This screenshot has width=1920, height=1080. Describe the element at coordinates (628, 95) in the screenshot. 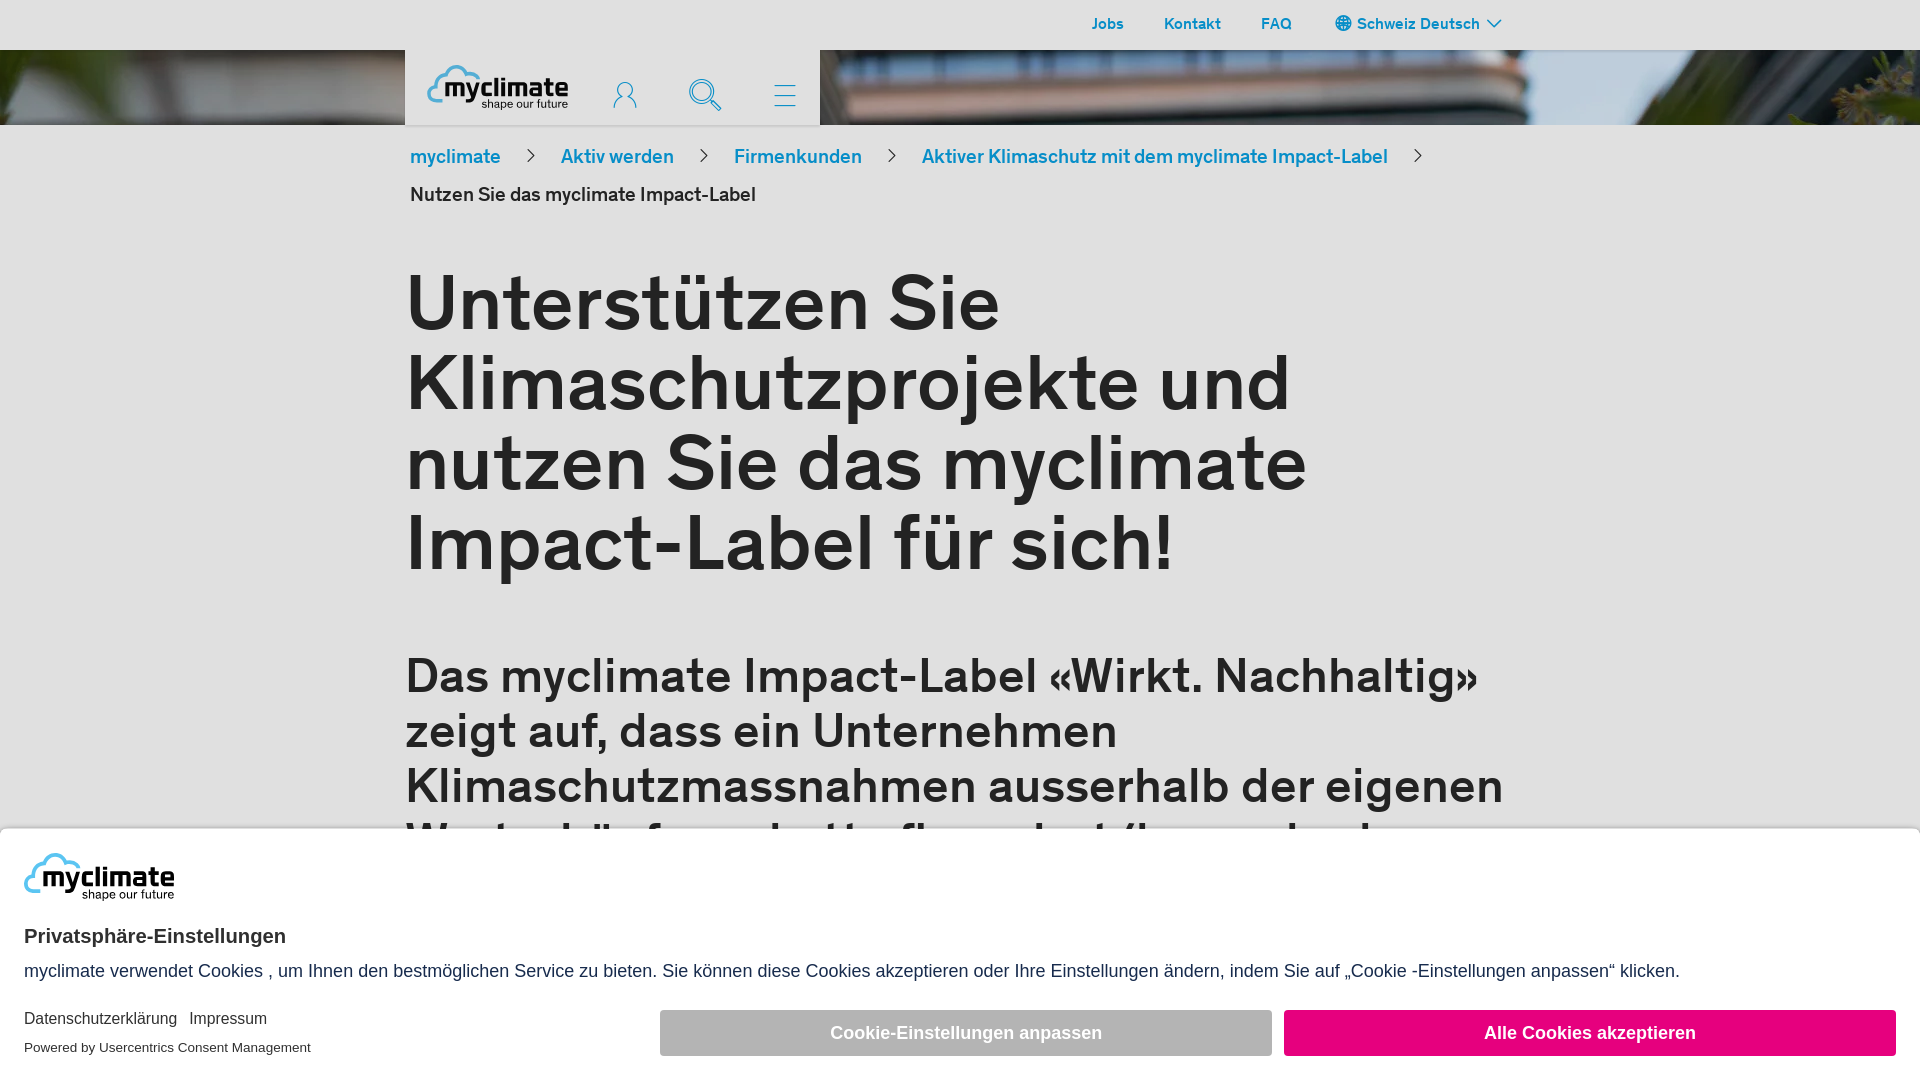

I see `'Kompensieren'` at that location.